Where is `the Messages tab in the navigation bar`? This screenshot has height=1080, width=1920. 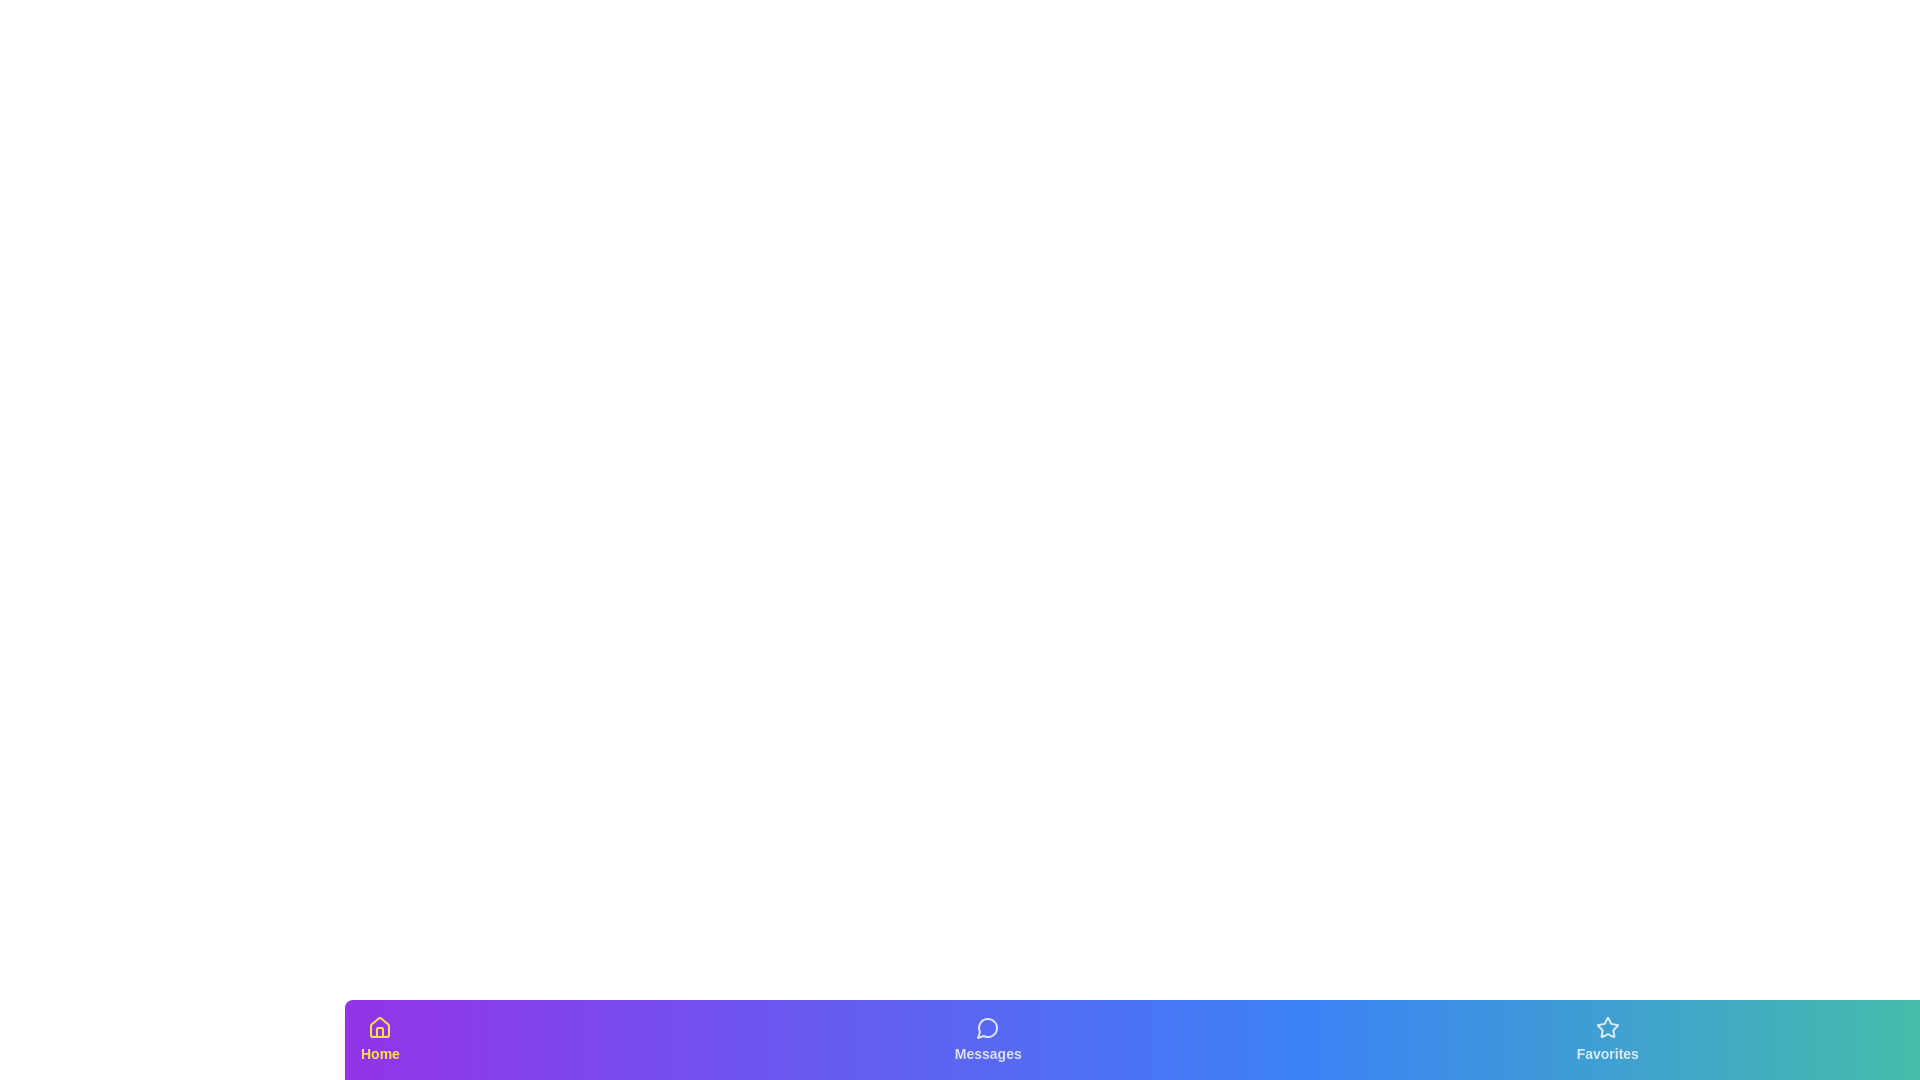 the Messages tab in the navigation bar is located at coordinates (988, 1039).